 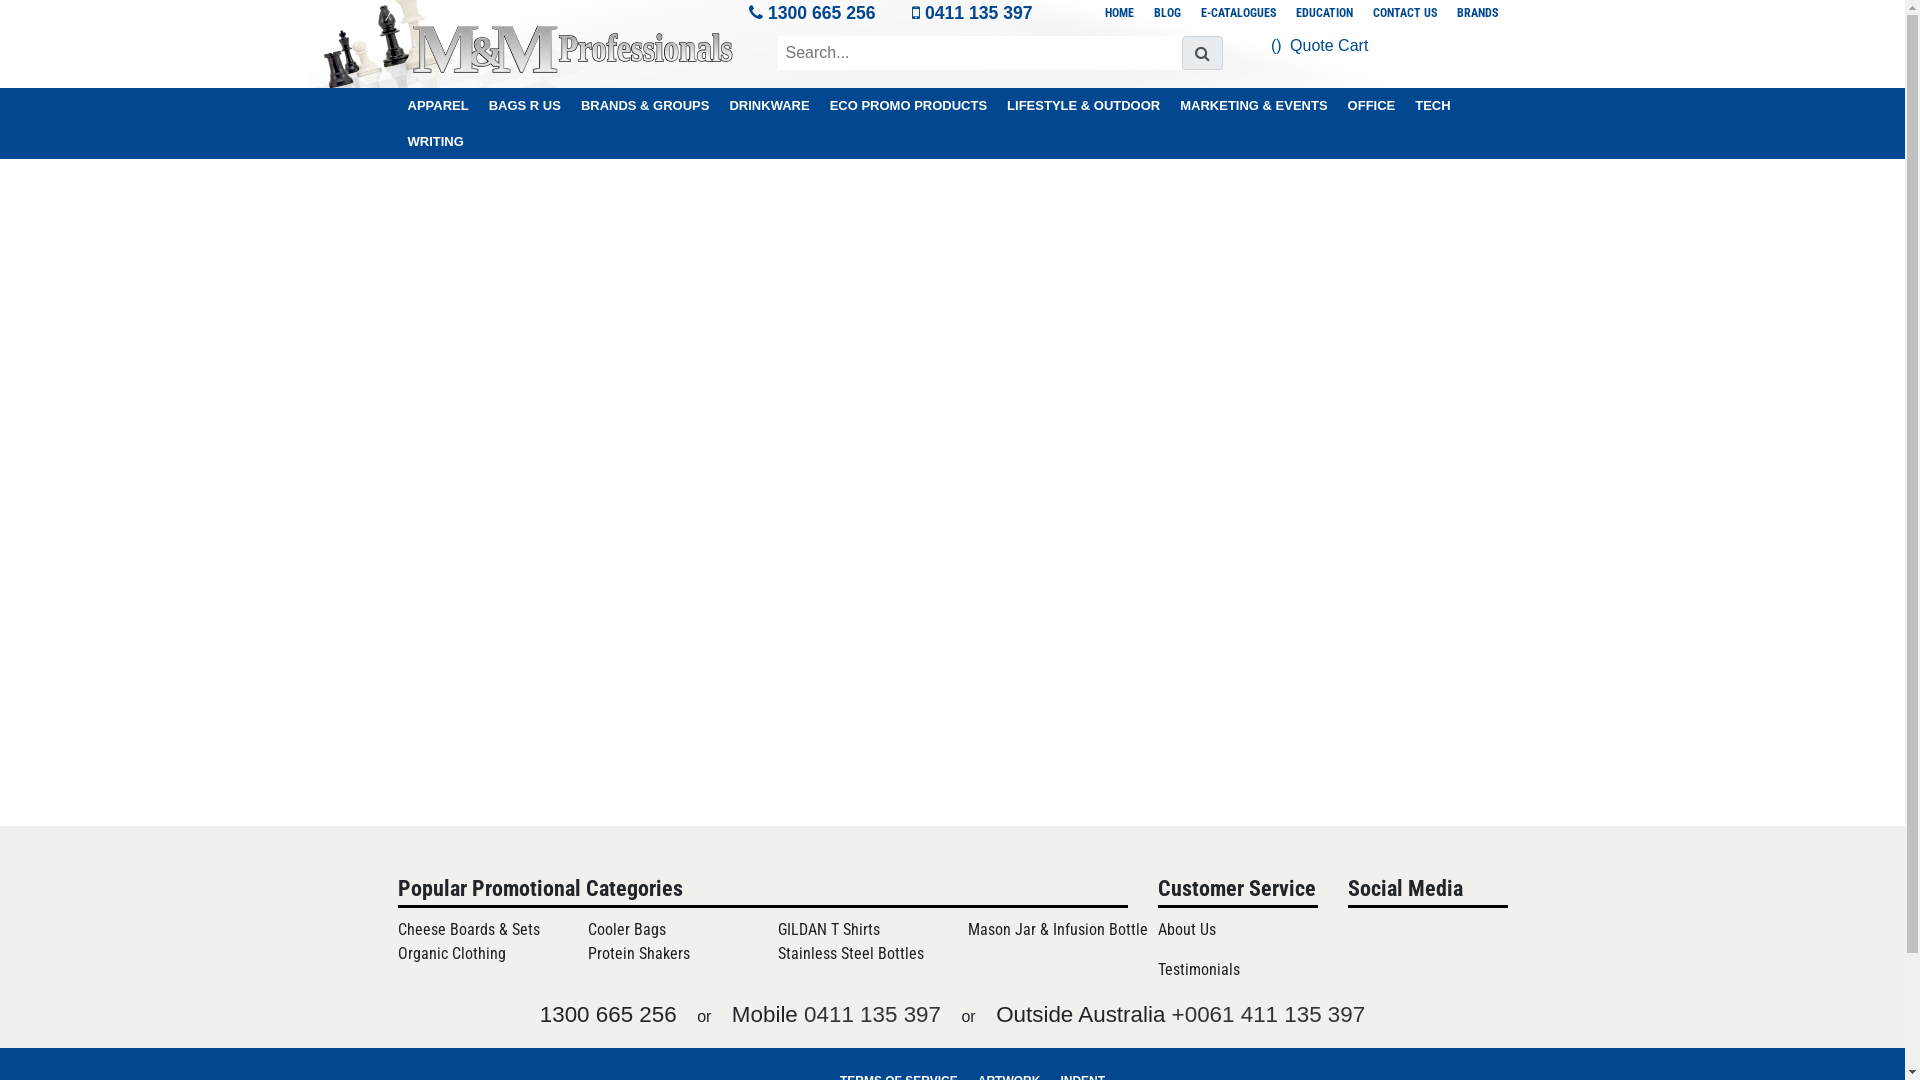 What do you see at coordinates (478, 105) in the screenshot?
I see `'BAGS R US'` at bounding box center [478, 105].